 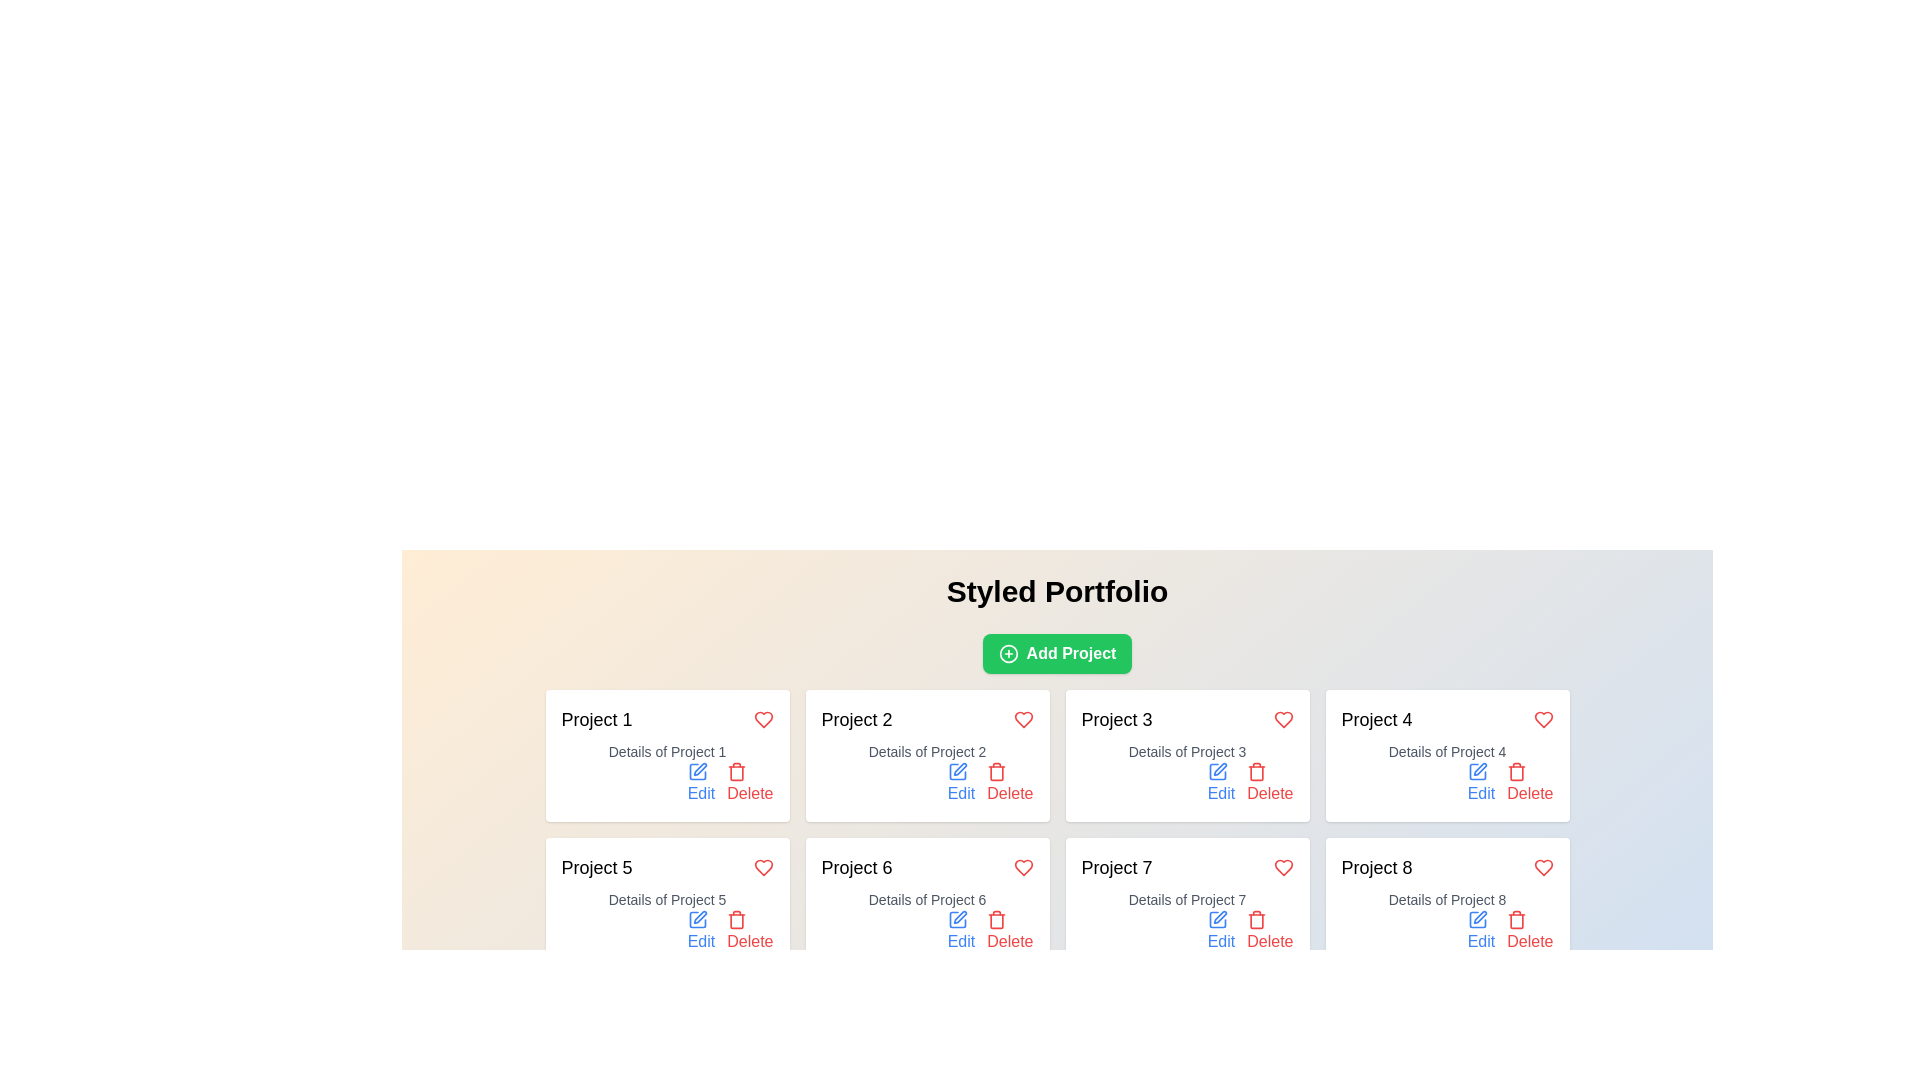 What do you see at coordinates (1187, 752) in the screenshot?
I see `the text label providing details for 'Project 3', located in the third card of the grid layout, positioned below the 'Project 3' title` at bounding box center [1187, 752].